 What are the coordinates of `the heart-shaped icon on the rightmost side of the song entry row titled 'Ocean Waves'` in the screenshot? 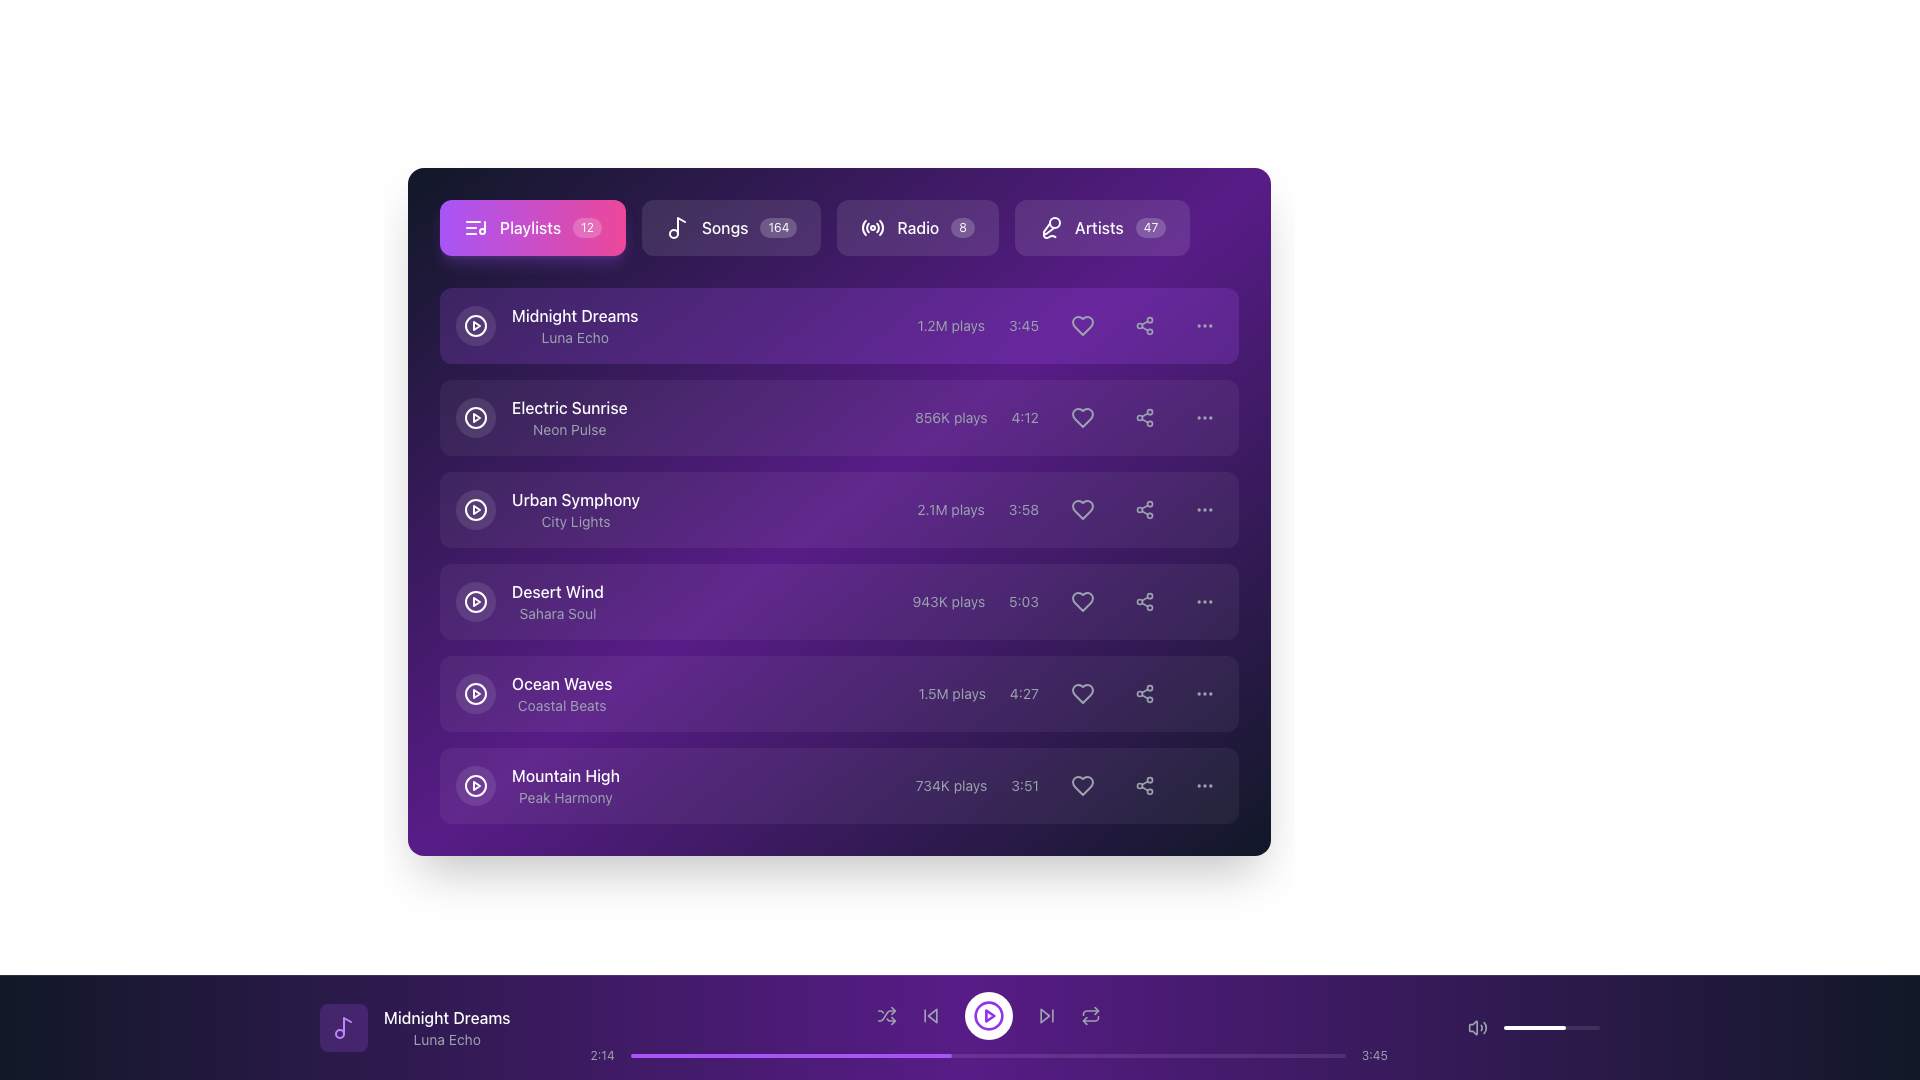 It's located at (1082, 693).